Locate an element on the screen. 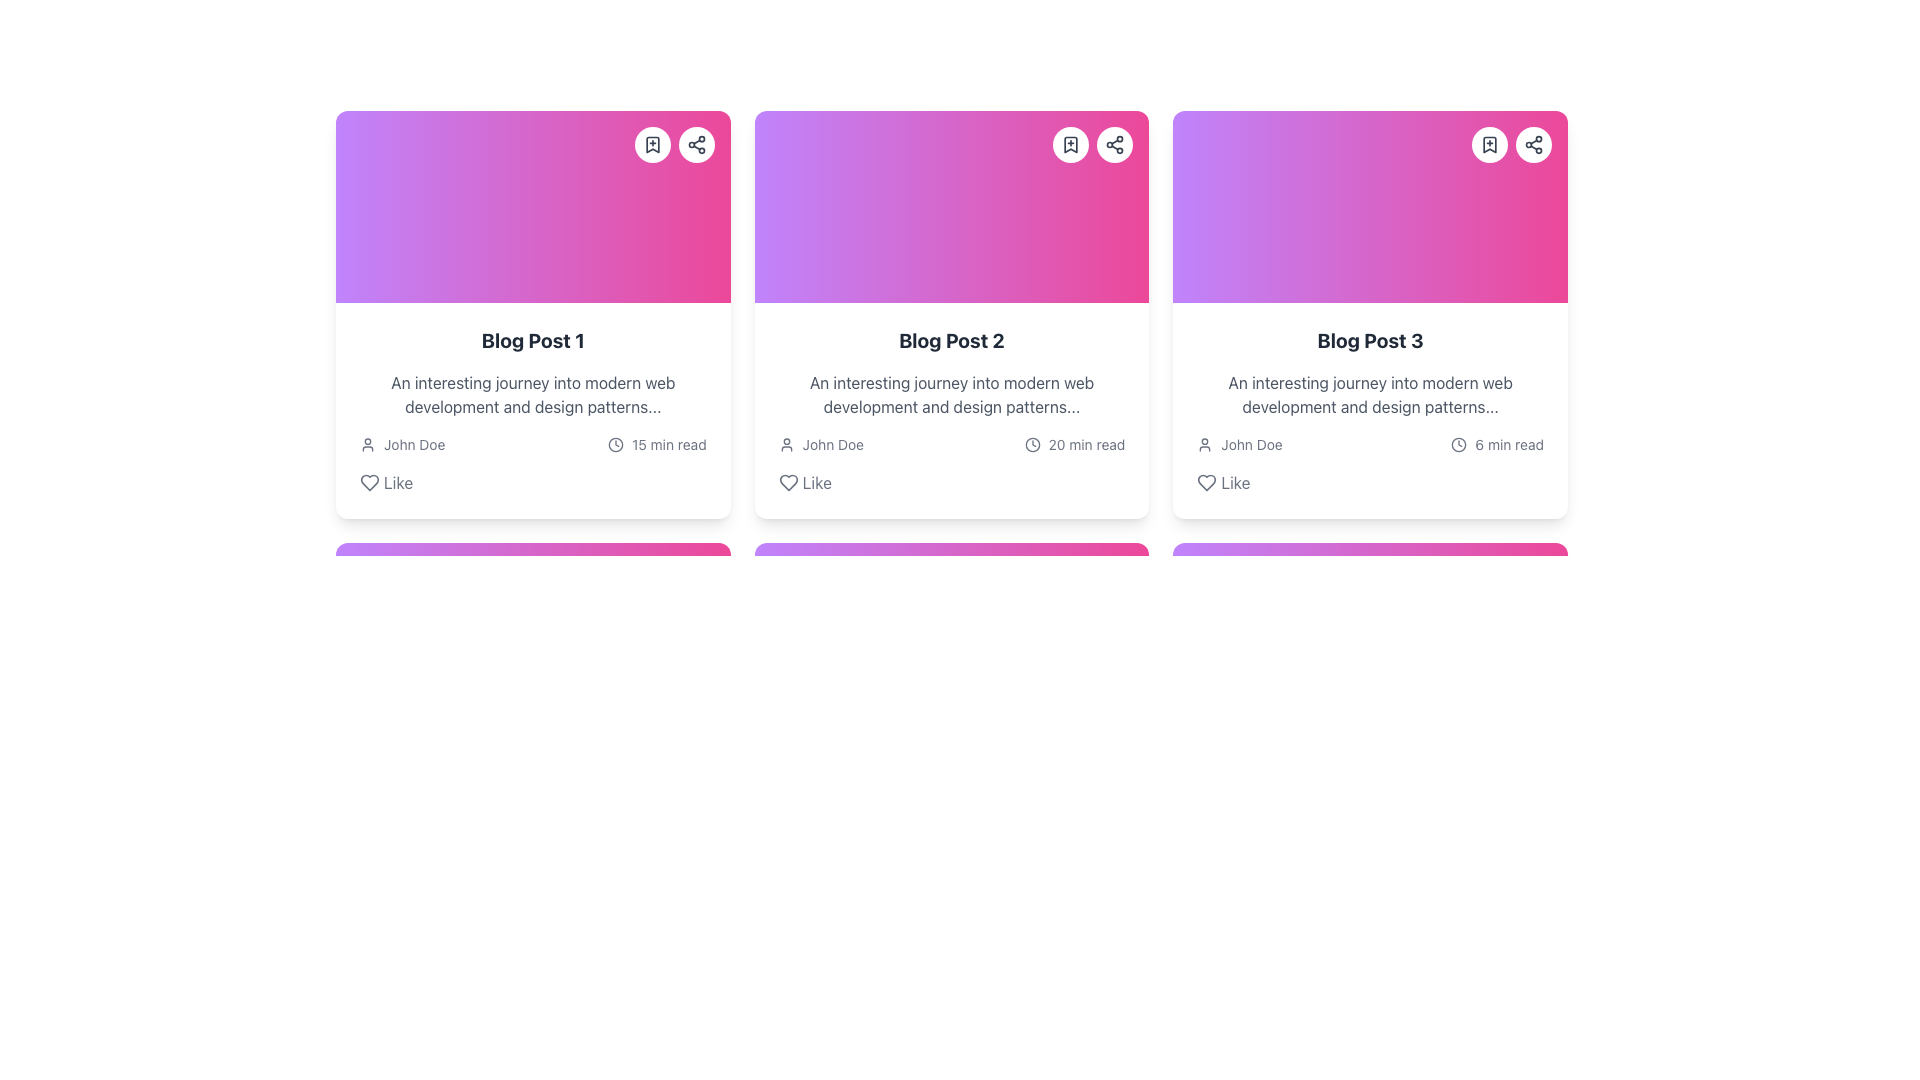 The height and width of the screenshot is (1080, 1920). the circular bookmark button with a white background and a black bookmark icon with a plus symbol located in the top-right corner of 'Blog Post 1' to bookmark the post is located at coordinates (652, 144).